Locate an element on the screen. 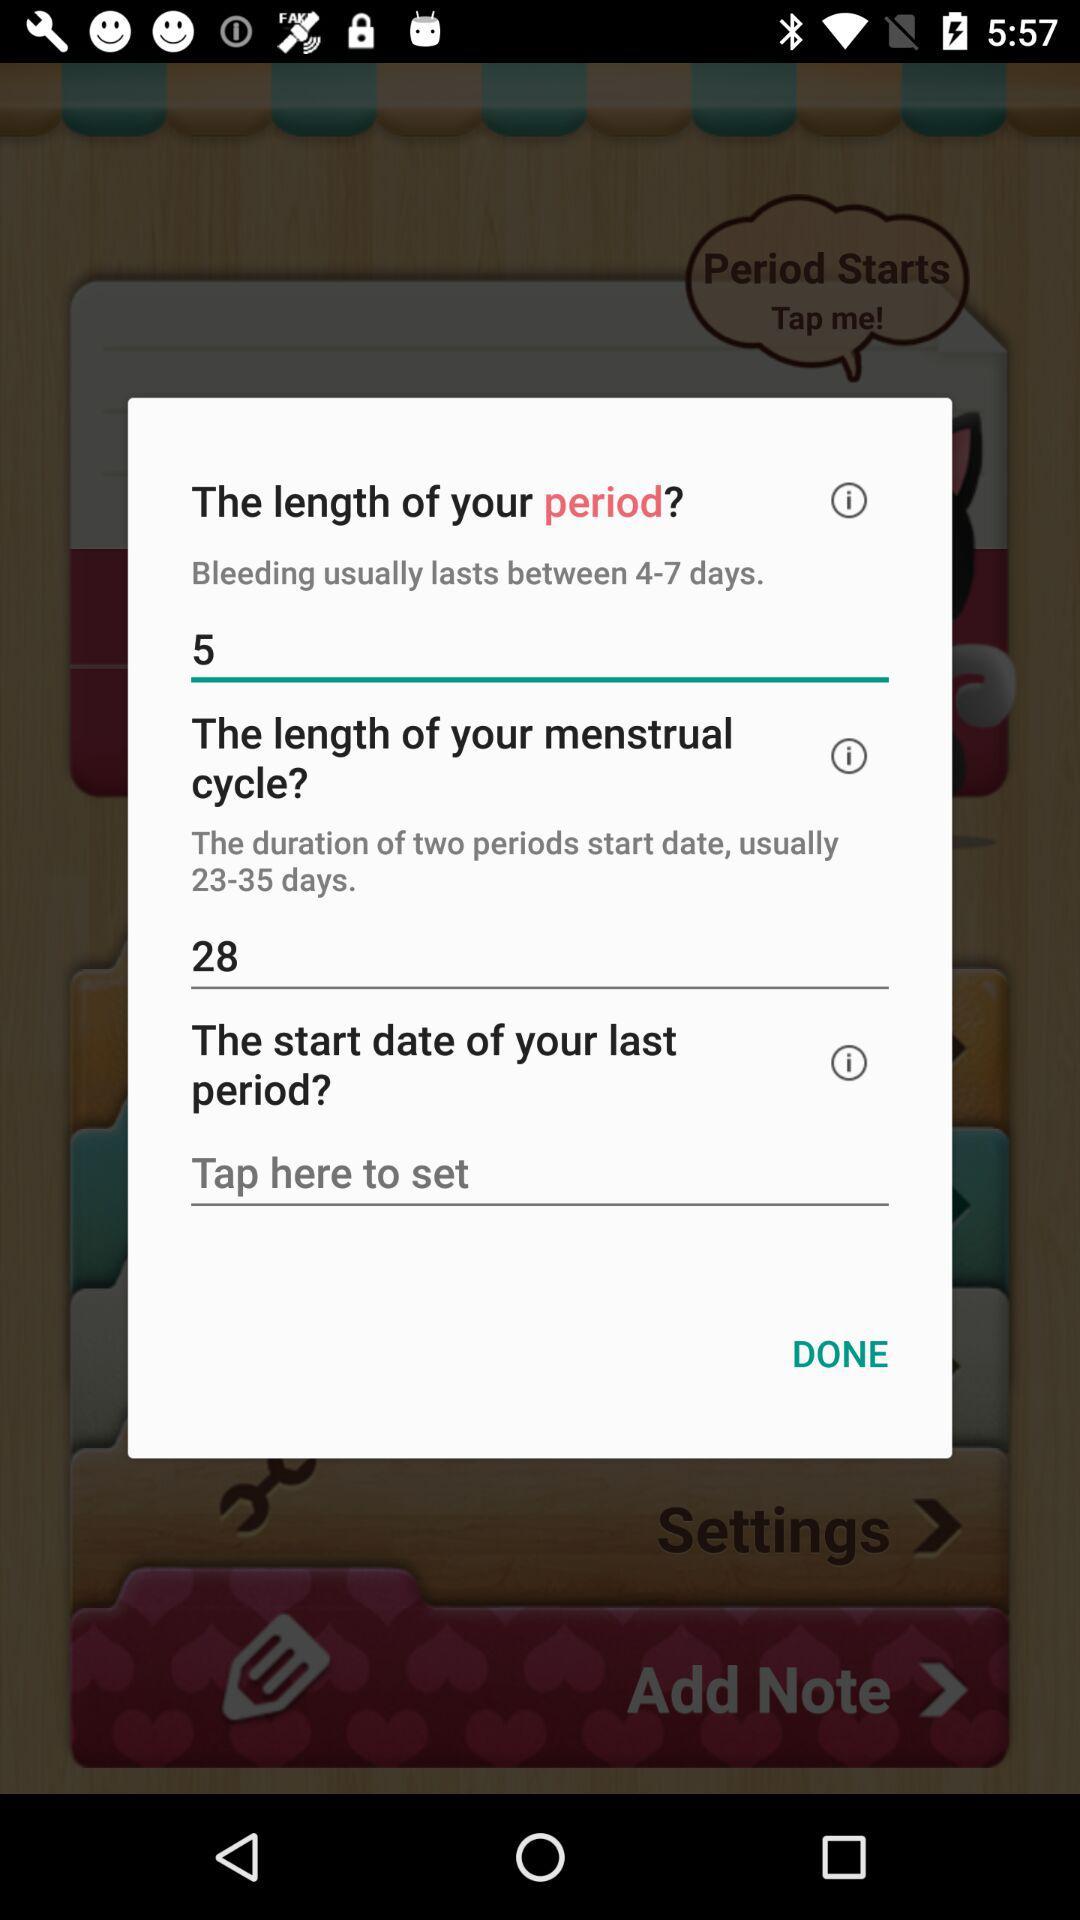  the icon above bleeding usually lasts item is located at coordinates (849, 500).